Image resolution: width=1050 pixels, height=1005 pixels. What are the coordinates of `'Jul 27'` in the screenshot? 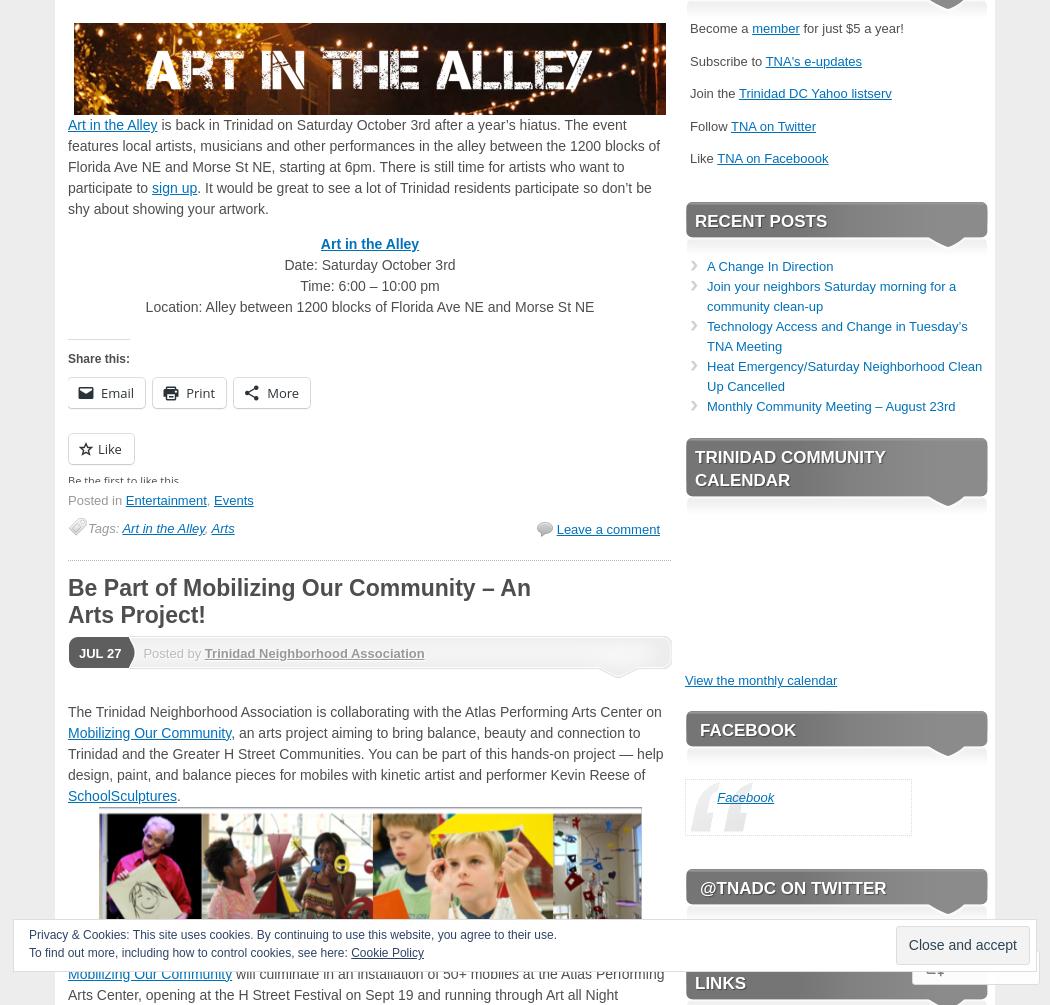 It's located at (78, 651).